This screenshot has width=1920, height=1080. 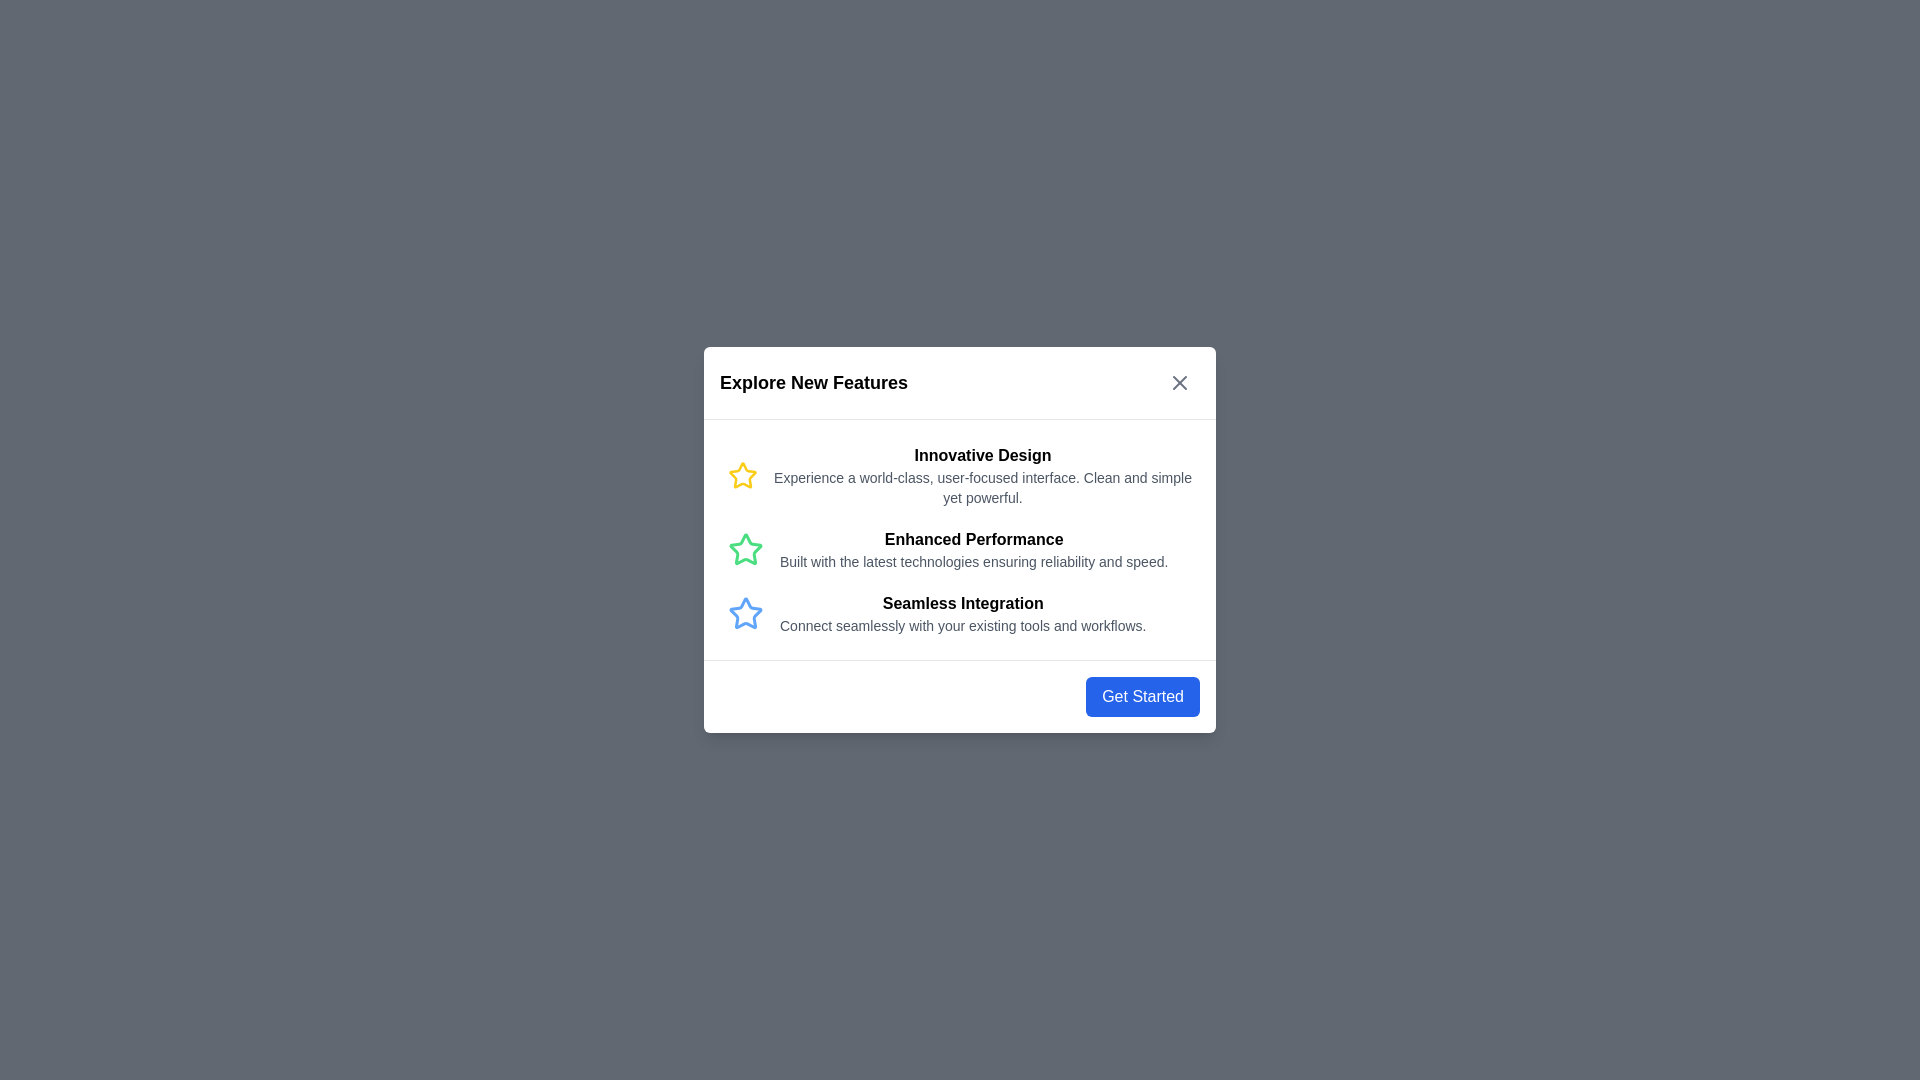 What do you see at coordinates (963, 624) in the screenshot?
I see `the text label that reads 'Connect seamlessly with your existing tools and workflows.', which is styled in a smaller font size and light gray color, positioned below the title 'Seamless Integration'` at bounding box center [963, 624].